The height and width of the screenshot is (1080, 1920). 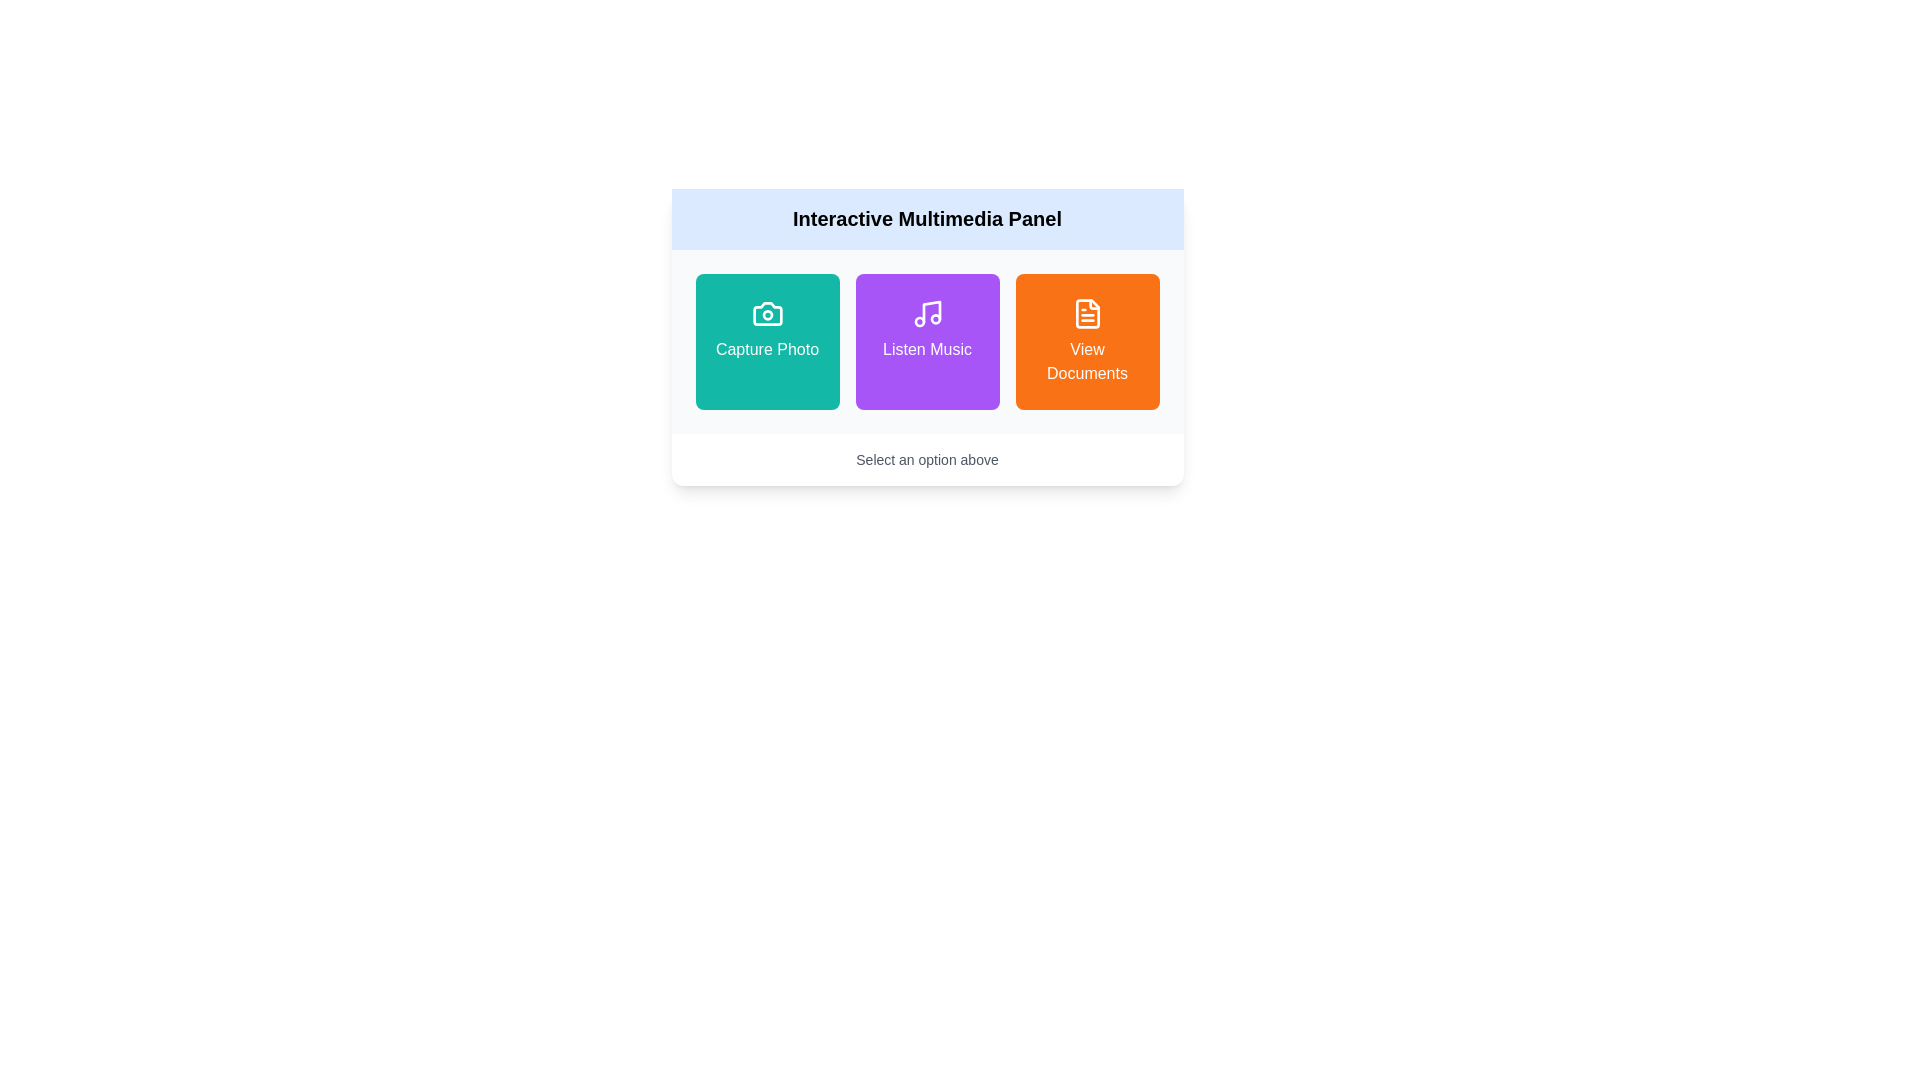 What do you see at coordinates (766, 349) in the screenshot?
I see `text content of the 'Capture Photo' label, which is centered at the bottom of a teal button with rounded corners, positioned to the left within a group of three buttons` at bounding box center [766, 349].